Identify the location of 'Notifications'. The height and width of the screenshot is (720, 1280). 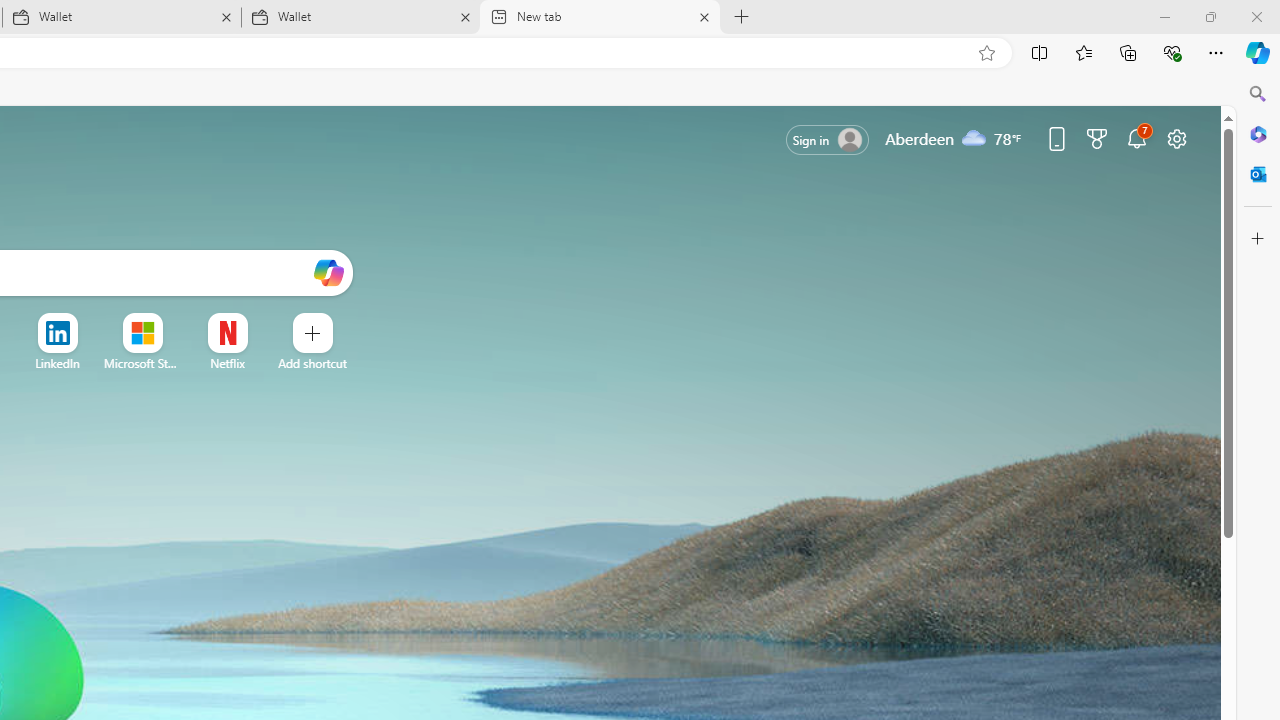
(1137, 137).